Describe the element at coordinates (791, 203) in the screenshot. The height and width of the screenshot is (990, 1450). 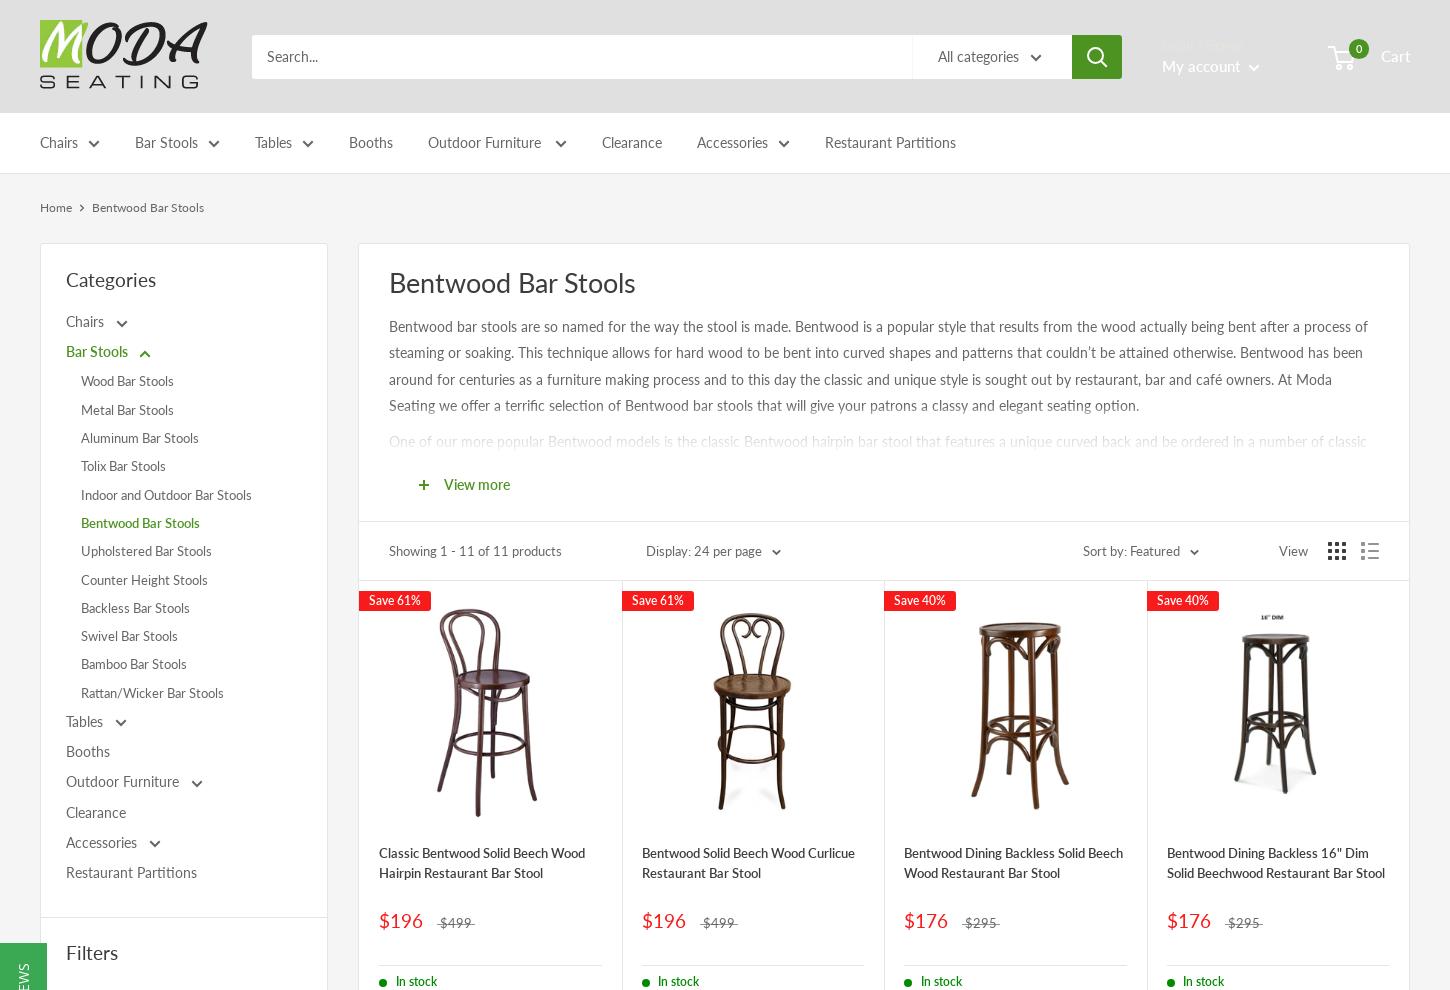
I see `'Trash & Recycling Containers'` at that location.